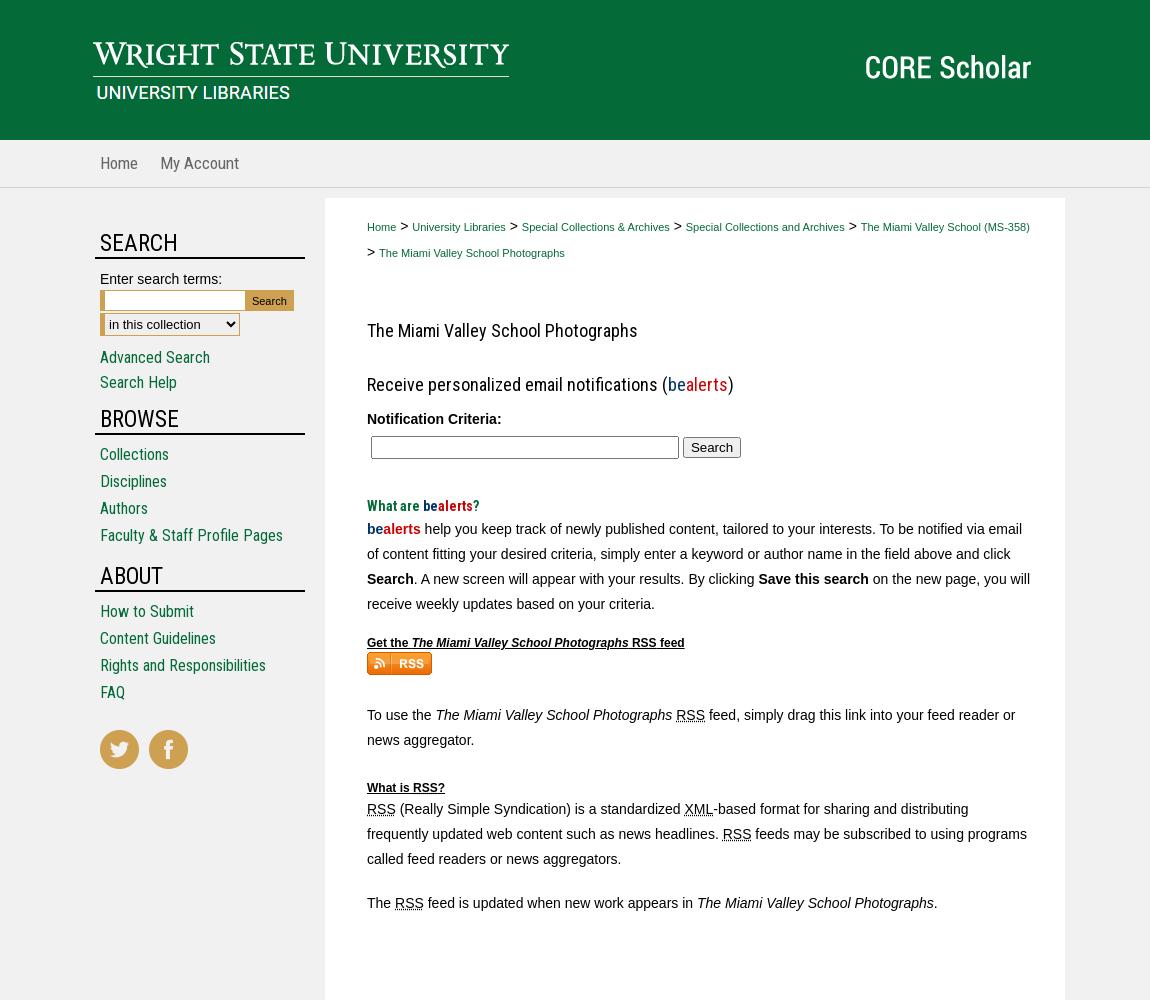 This screenshot has height=1000, width=1150. Describe the element at coordinates (756, 578) in the screenshot. I see `'Save this search'` at that location.